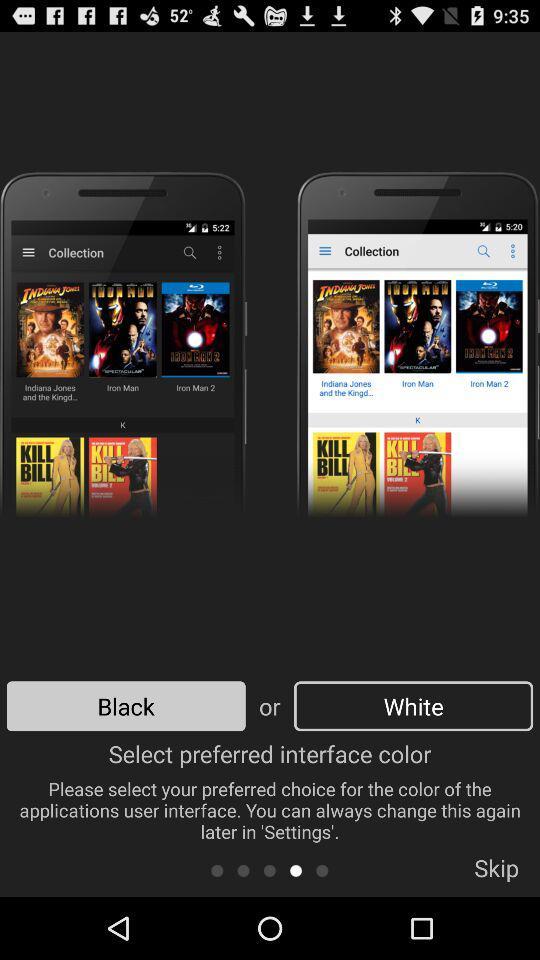 This screenshot has height=960, width=540. Describe the element at coordinates (126, 706) in the screenshot. I see `the black item` at that location.